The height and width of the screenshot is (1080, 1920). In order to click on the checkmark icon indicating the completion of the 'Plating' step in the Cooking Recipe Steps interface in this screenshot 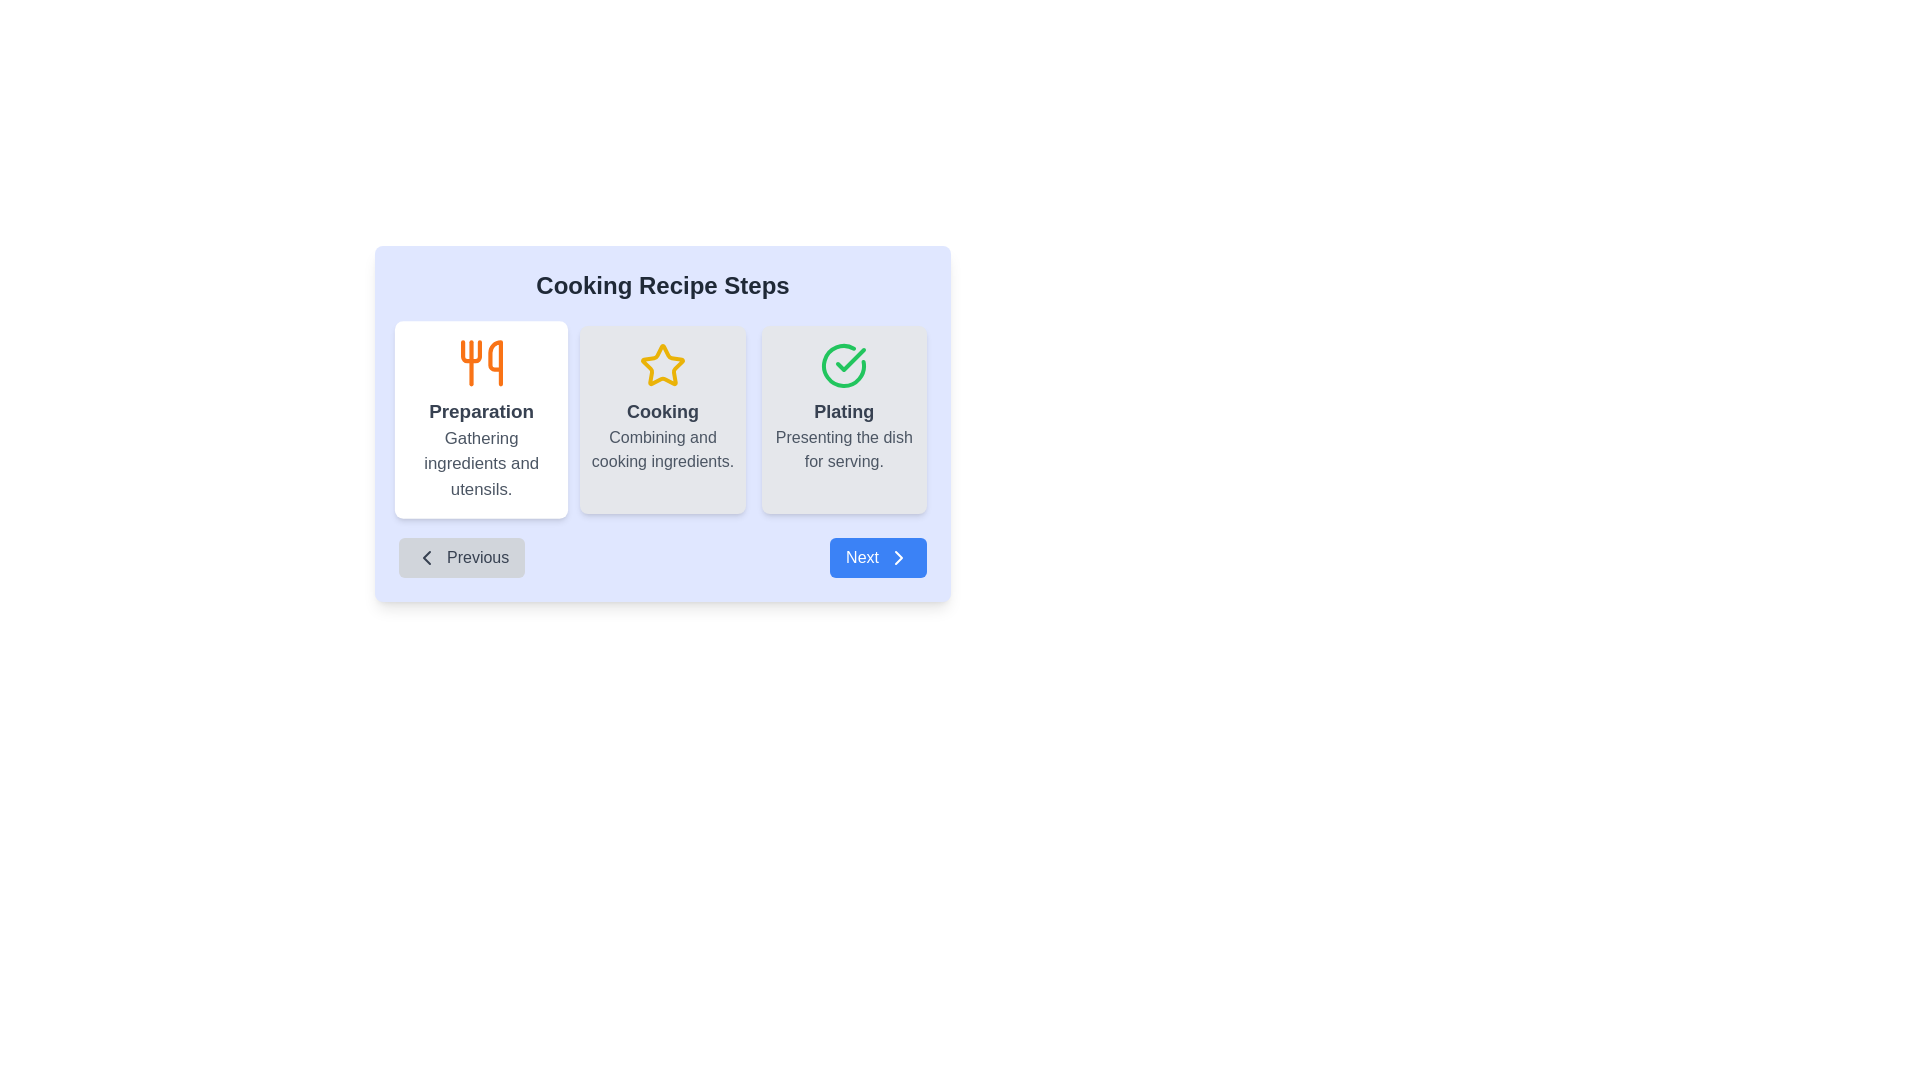, I will do `click(851, 358)`.